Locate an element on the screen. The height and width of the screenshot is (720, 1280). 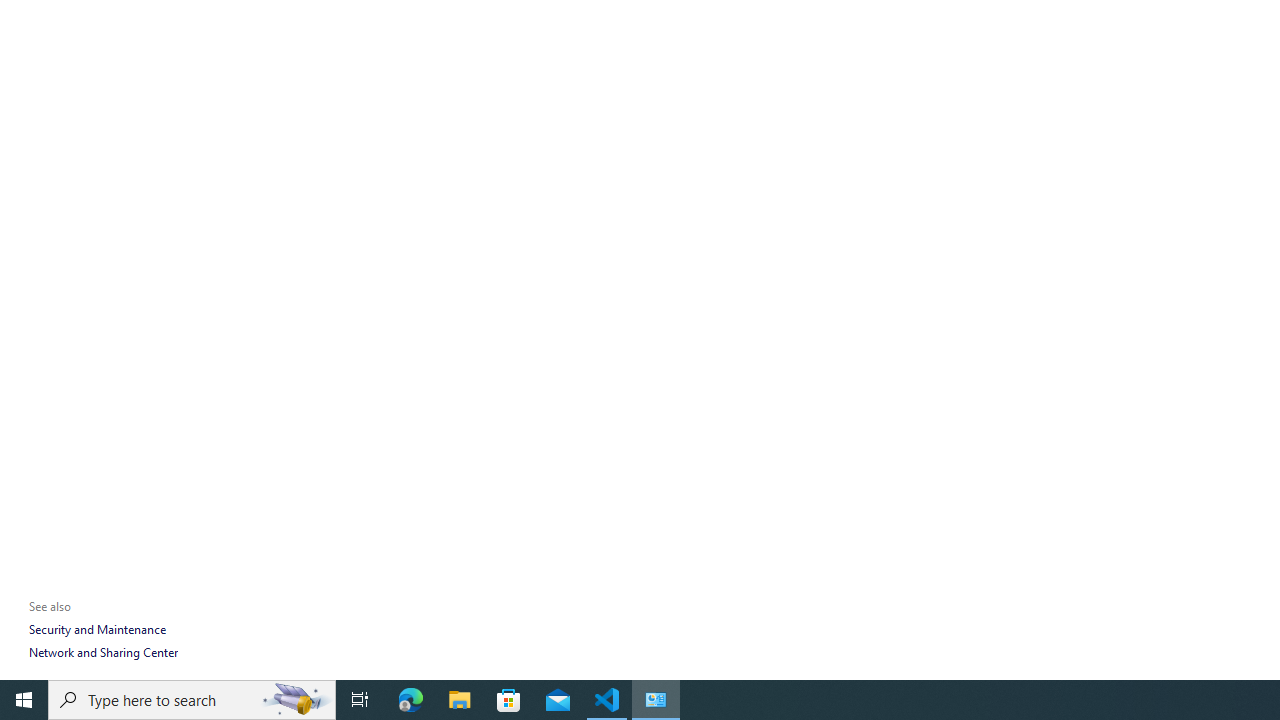
'Security and Maintenance' is located at coordinates (96, 628).